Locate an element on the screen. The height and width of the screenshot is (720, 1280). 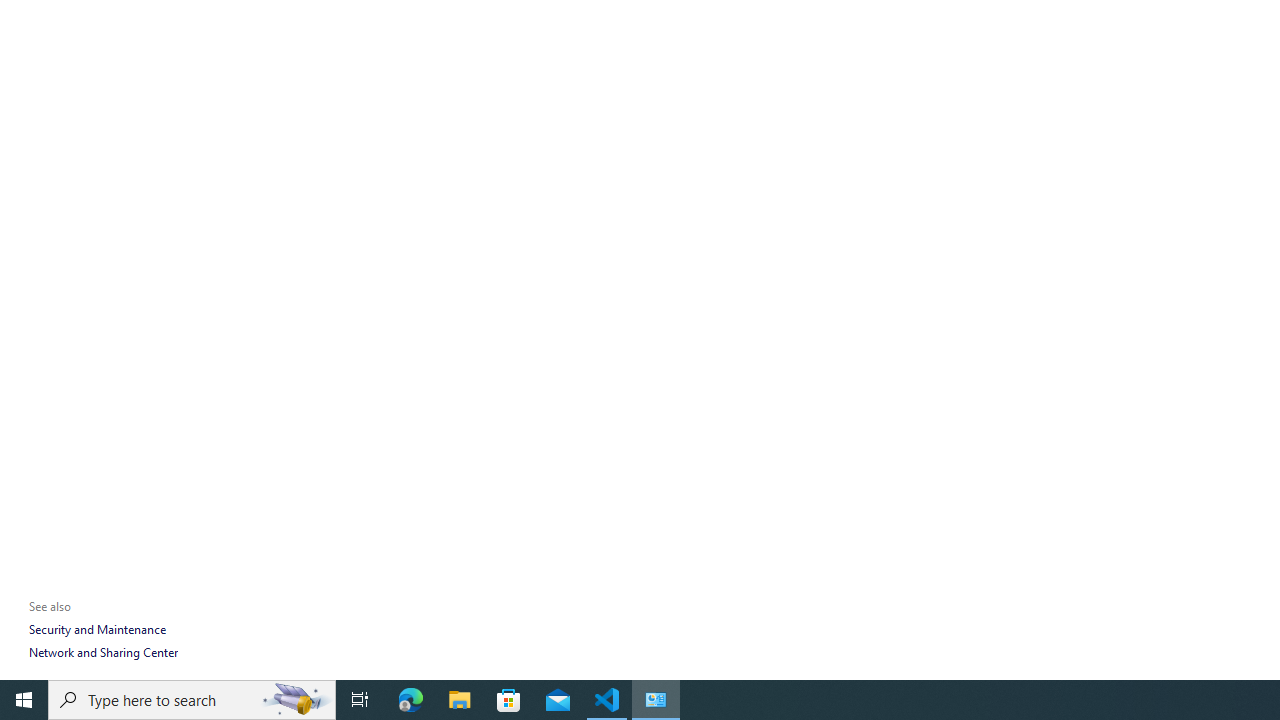
'Security and Maintenance' is located at coordinates (96, 628).